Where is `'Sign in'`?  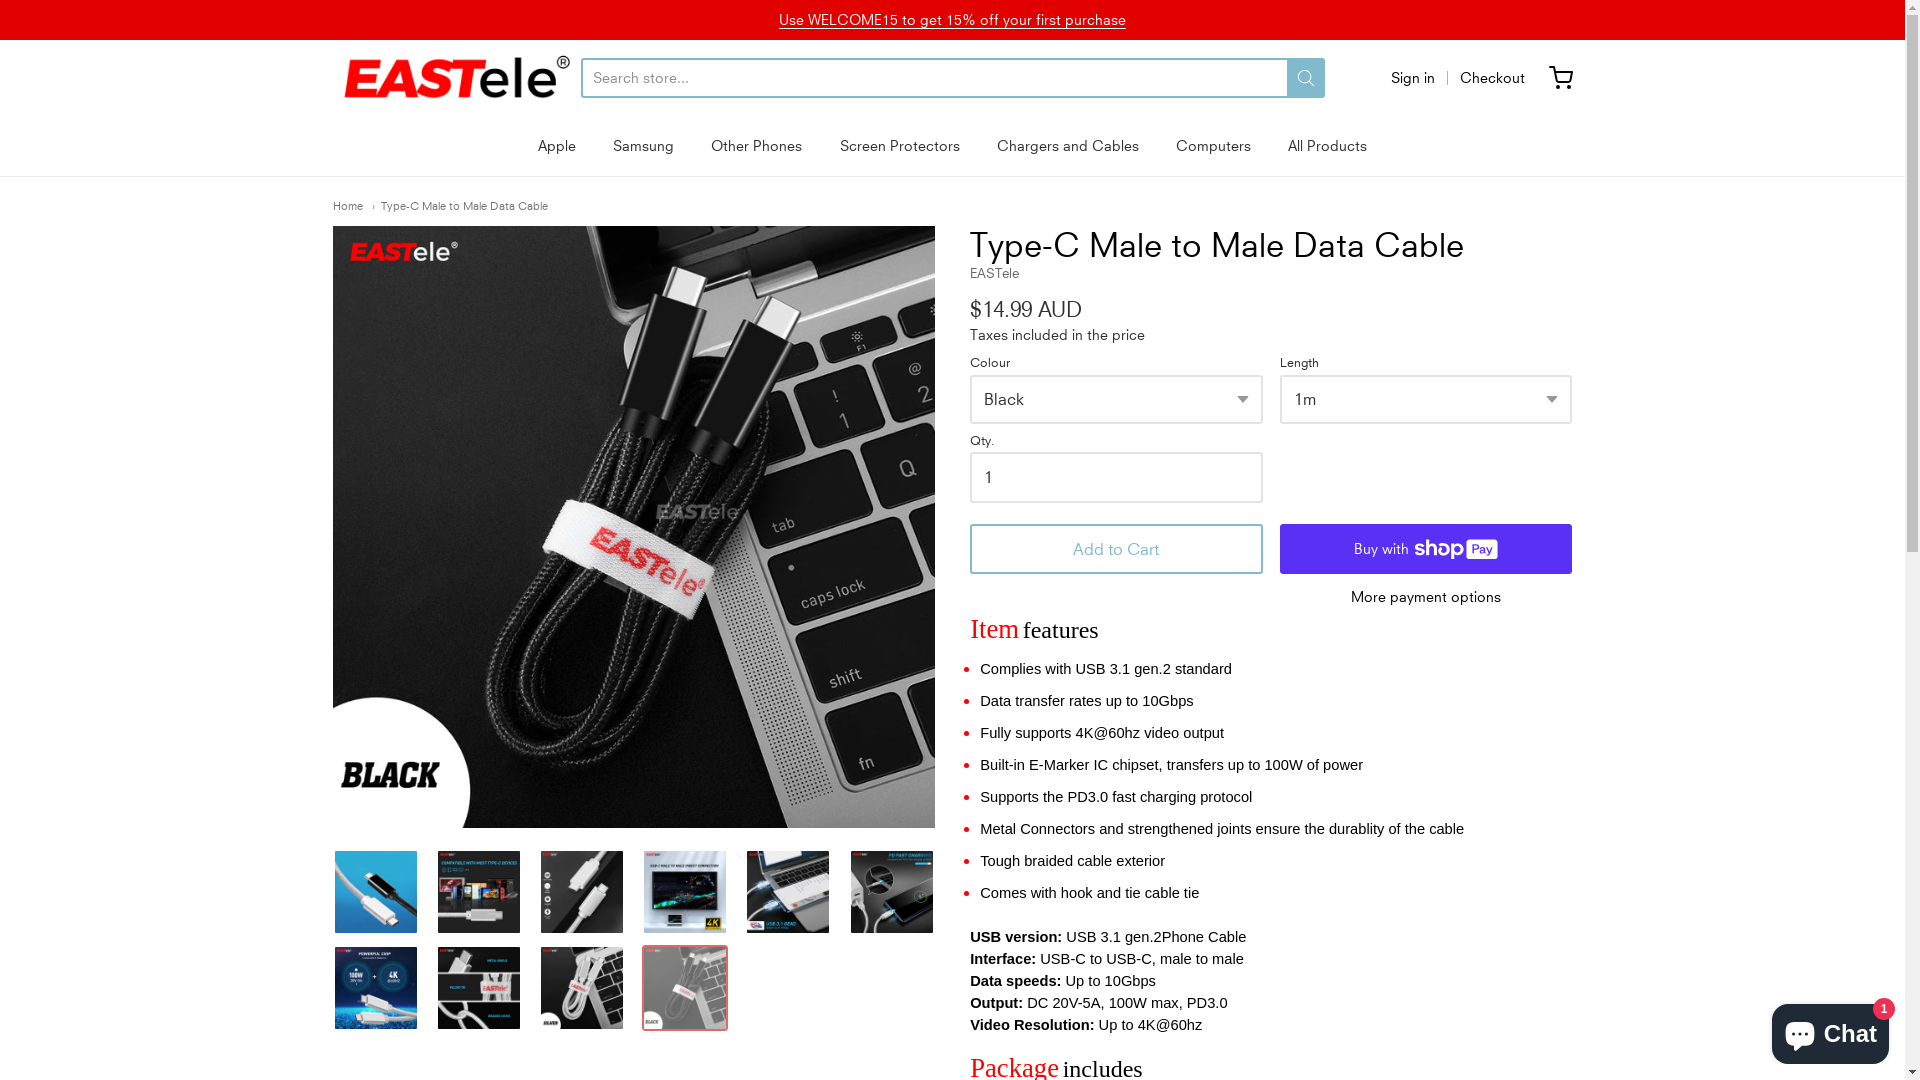
'Sign in' is located at coordinates (1389, 76).